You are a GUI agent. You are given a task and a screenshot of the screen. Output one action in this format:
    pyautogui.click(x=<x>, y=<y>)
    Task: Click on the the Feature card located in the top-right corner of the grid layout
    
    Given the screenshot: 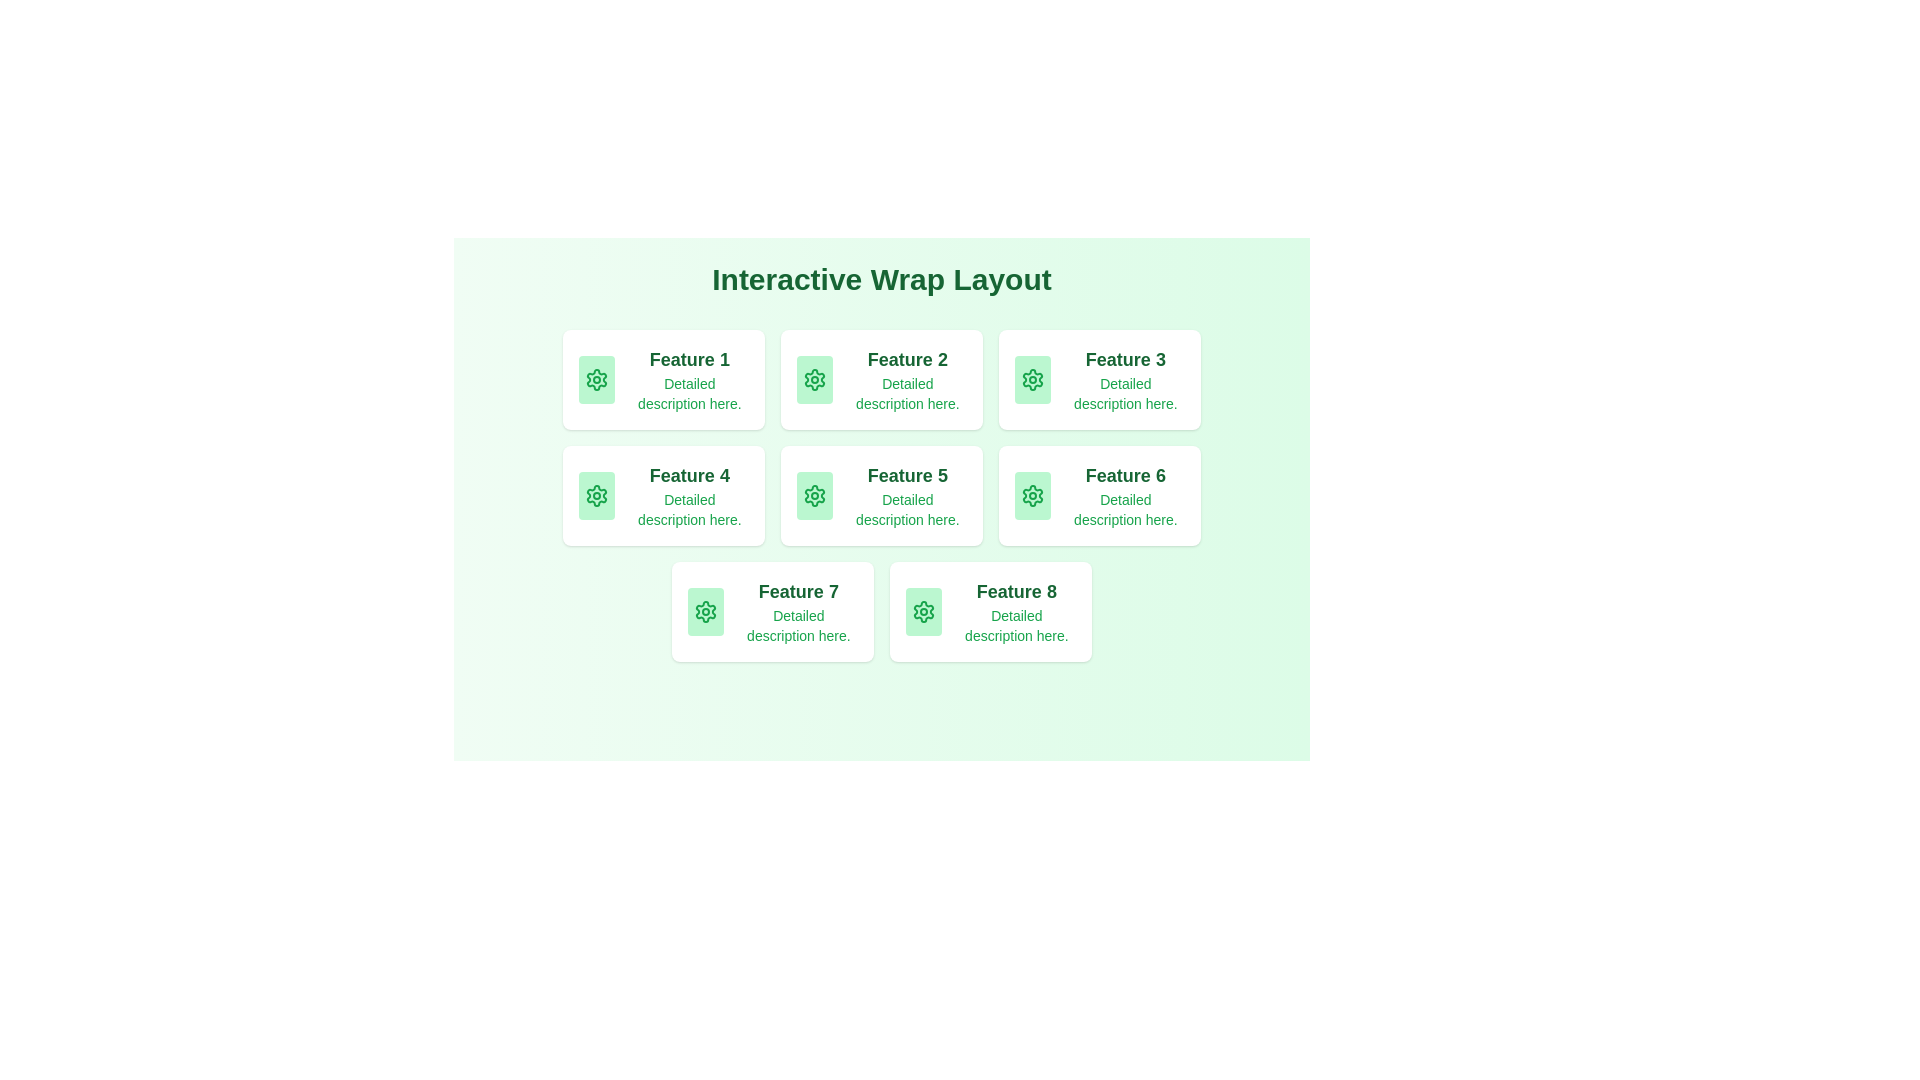 What is the action you would take?
    pyautogui.click(x=1098, y=380)
    